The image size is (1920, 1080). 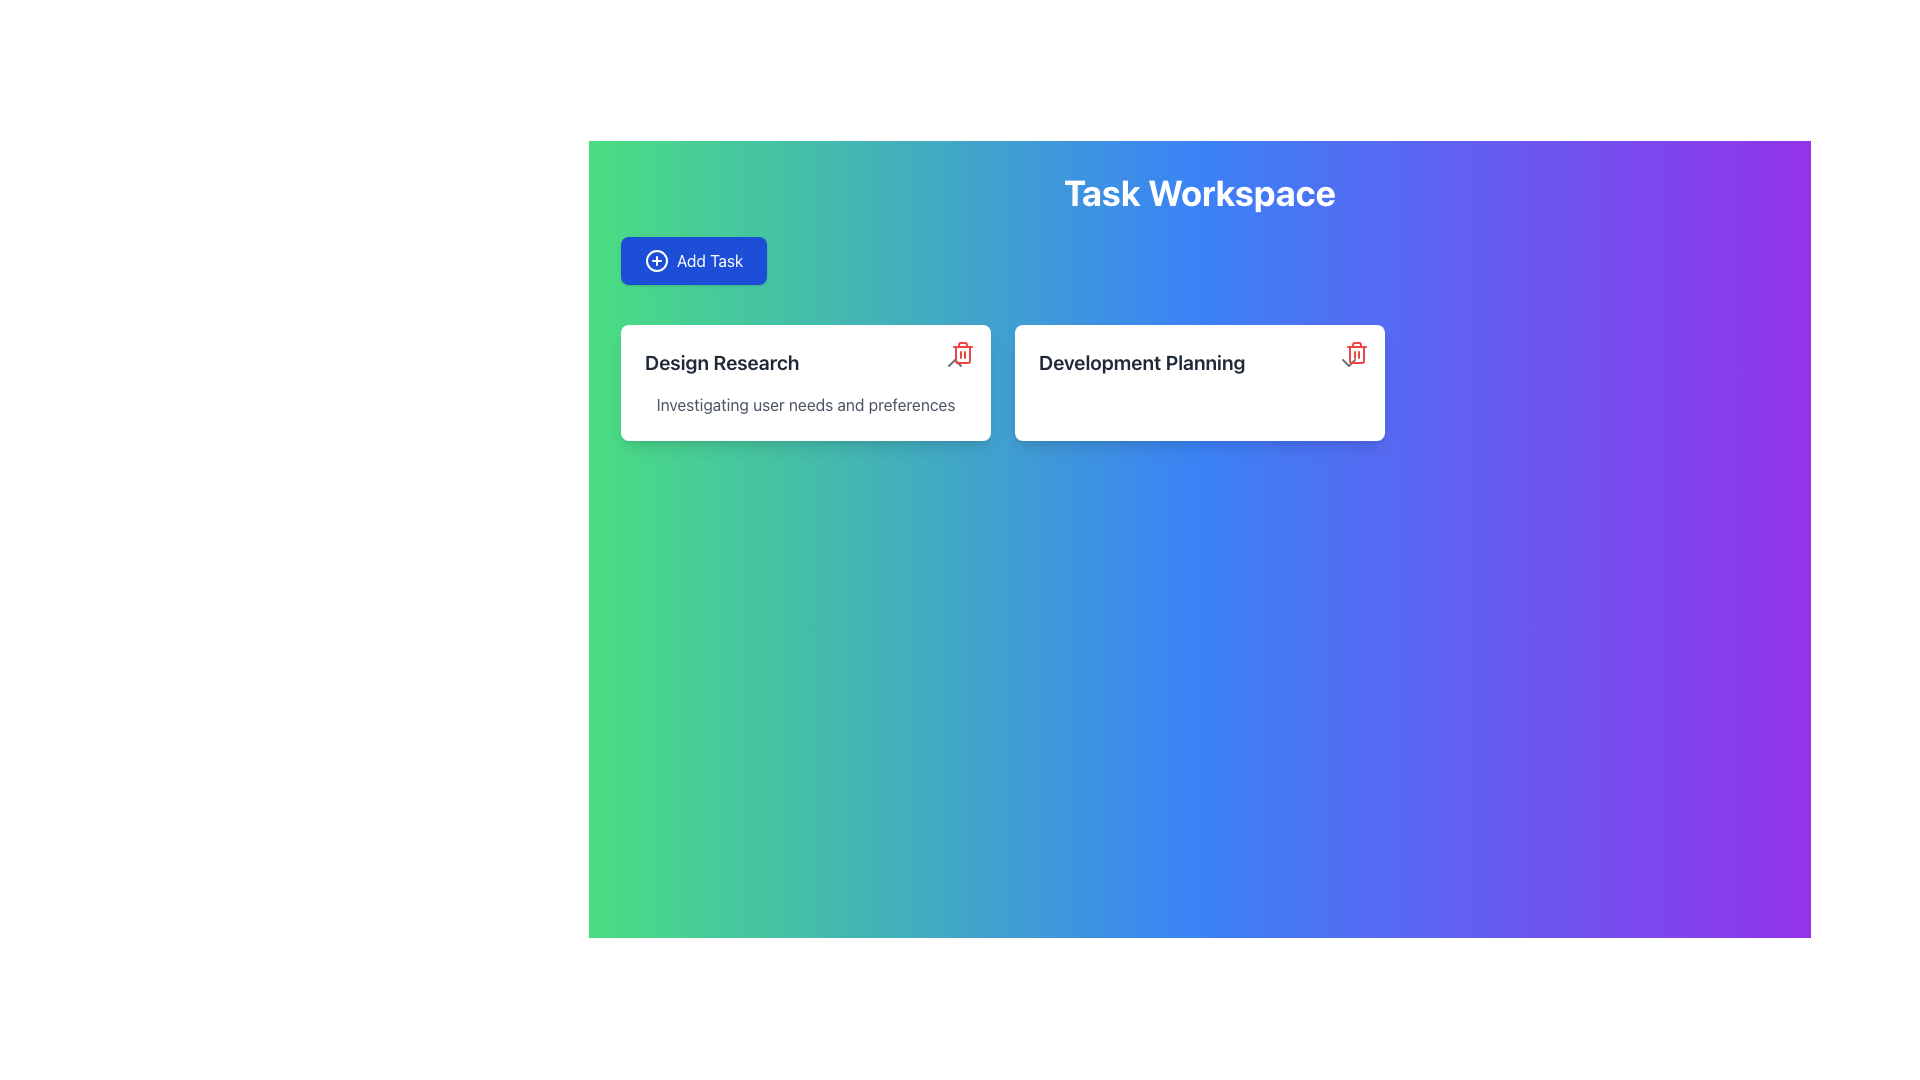 What do you see at coordinates (694, 260) in the screenshot?
I see `the button to initiate task creation located directly below the header text 'Task Workspace' and above the task cards` at bounding box center [694, 260].